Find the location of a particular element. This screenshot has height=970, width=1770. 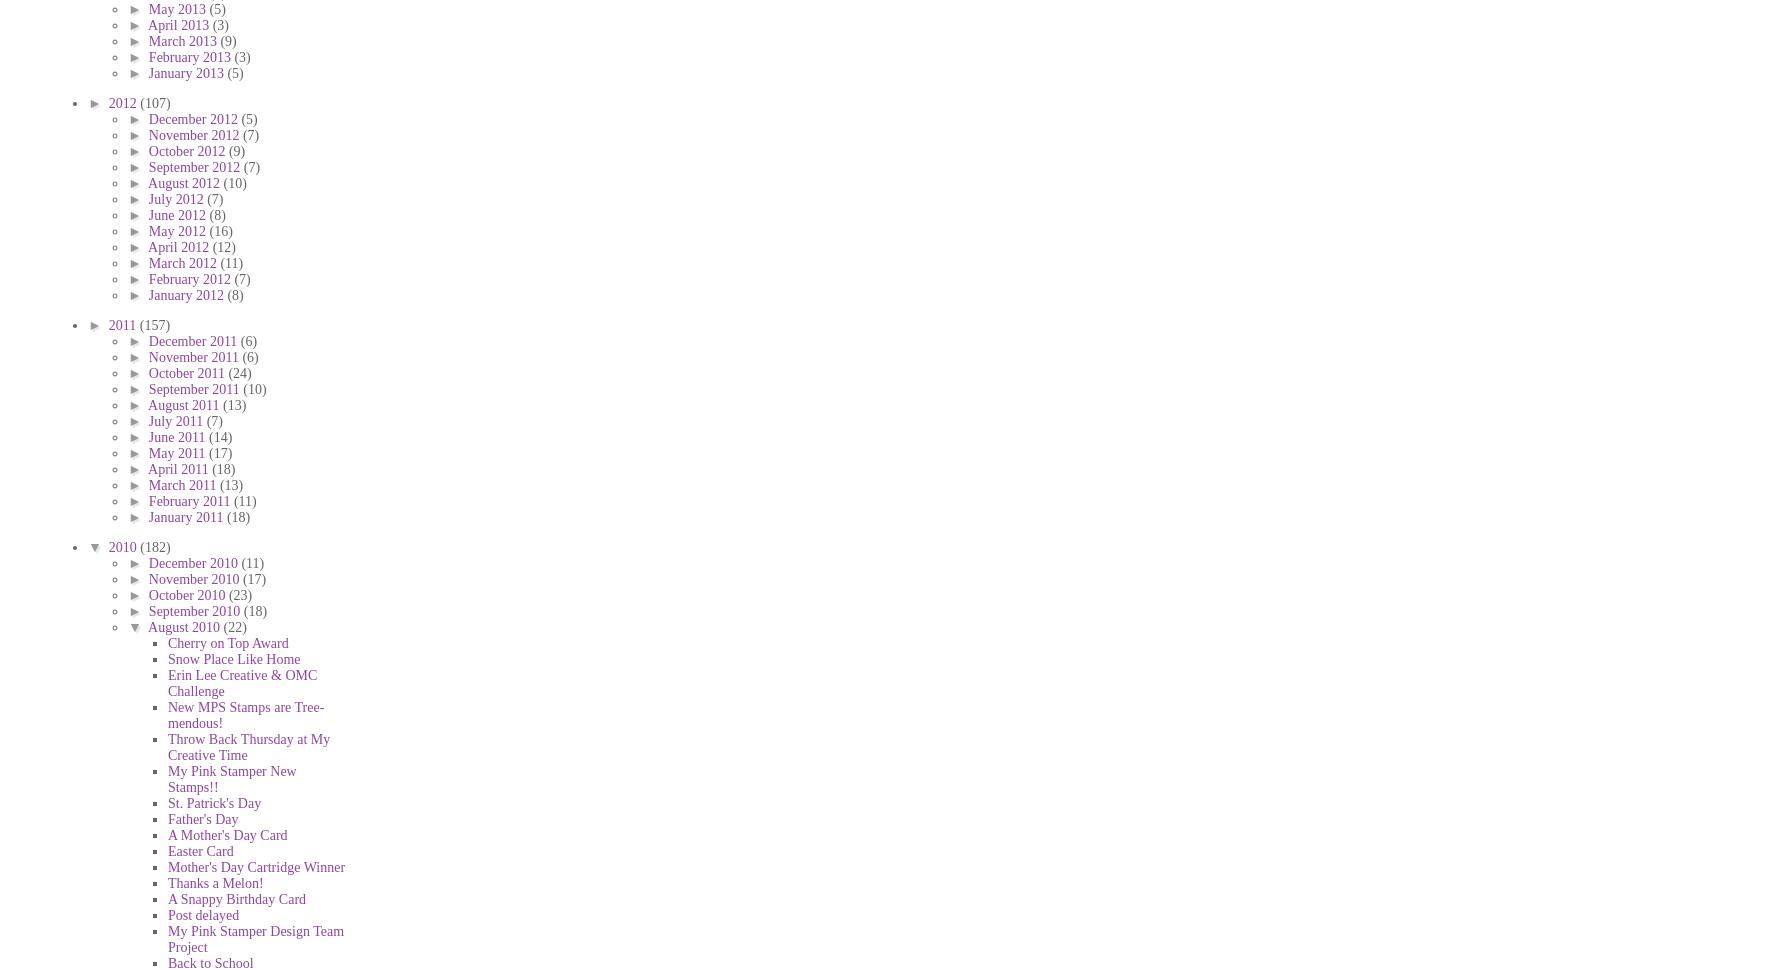

'A Snappy Birthday Card' is located at coordinates (237, 898).